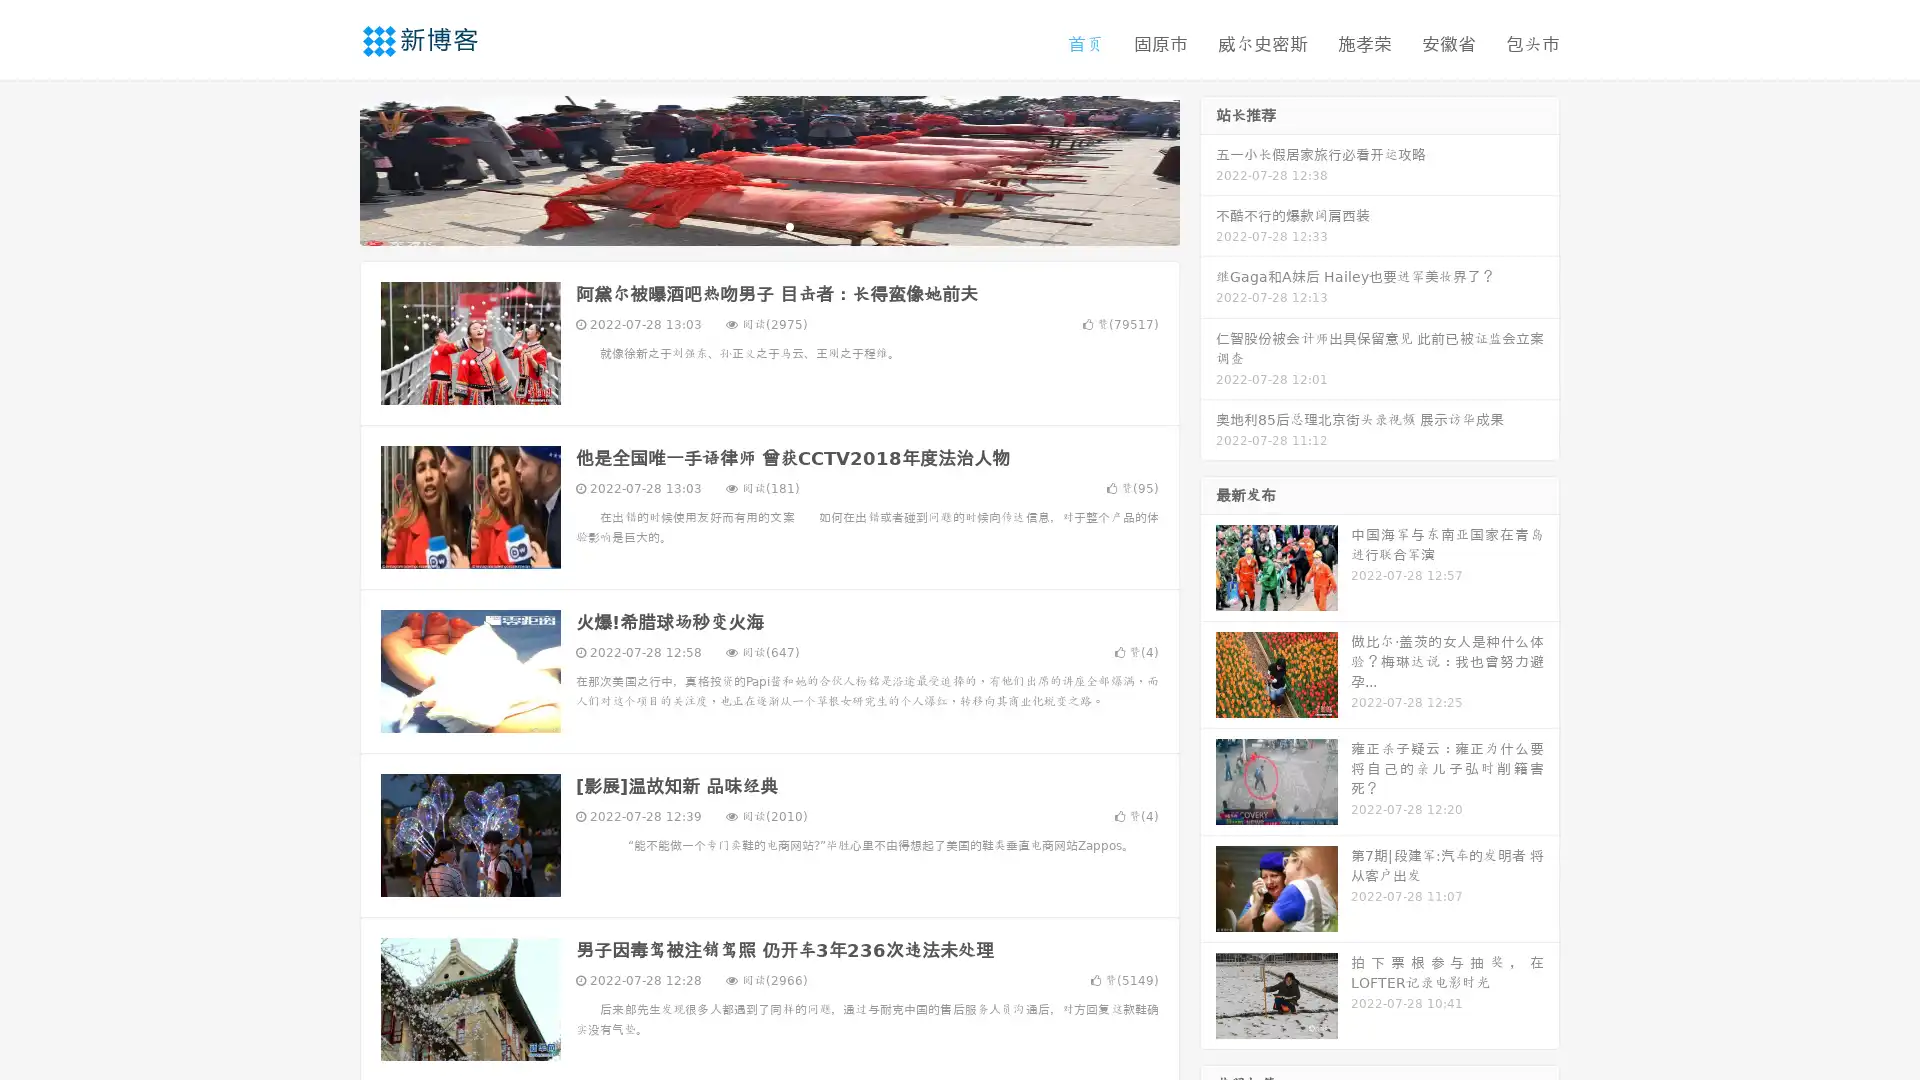  Describe the element at coordinates (1208, 168) in the screenshot. I see `Next slide` at that location.